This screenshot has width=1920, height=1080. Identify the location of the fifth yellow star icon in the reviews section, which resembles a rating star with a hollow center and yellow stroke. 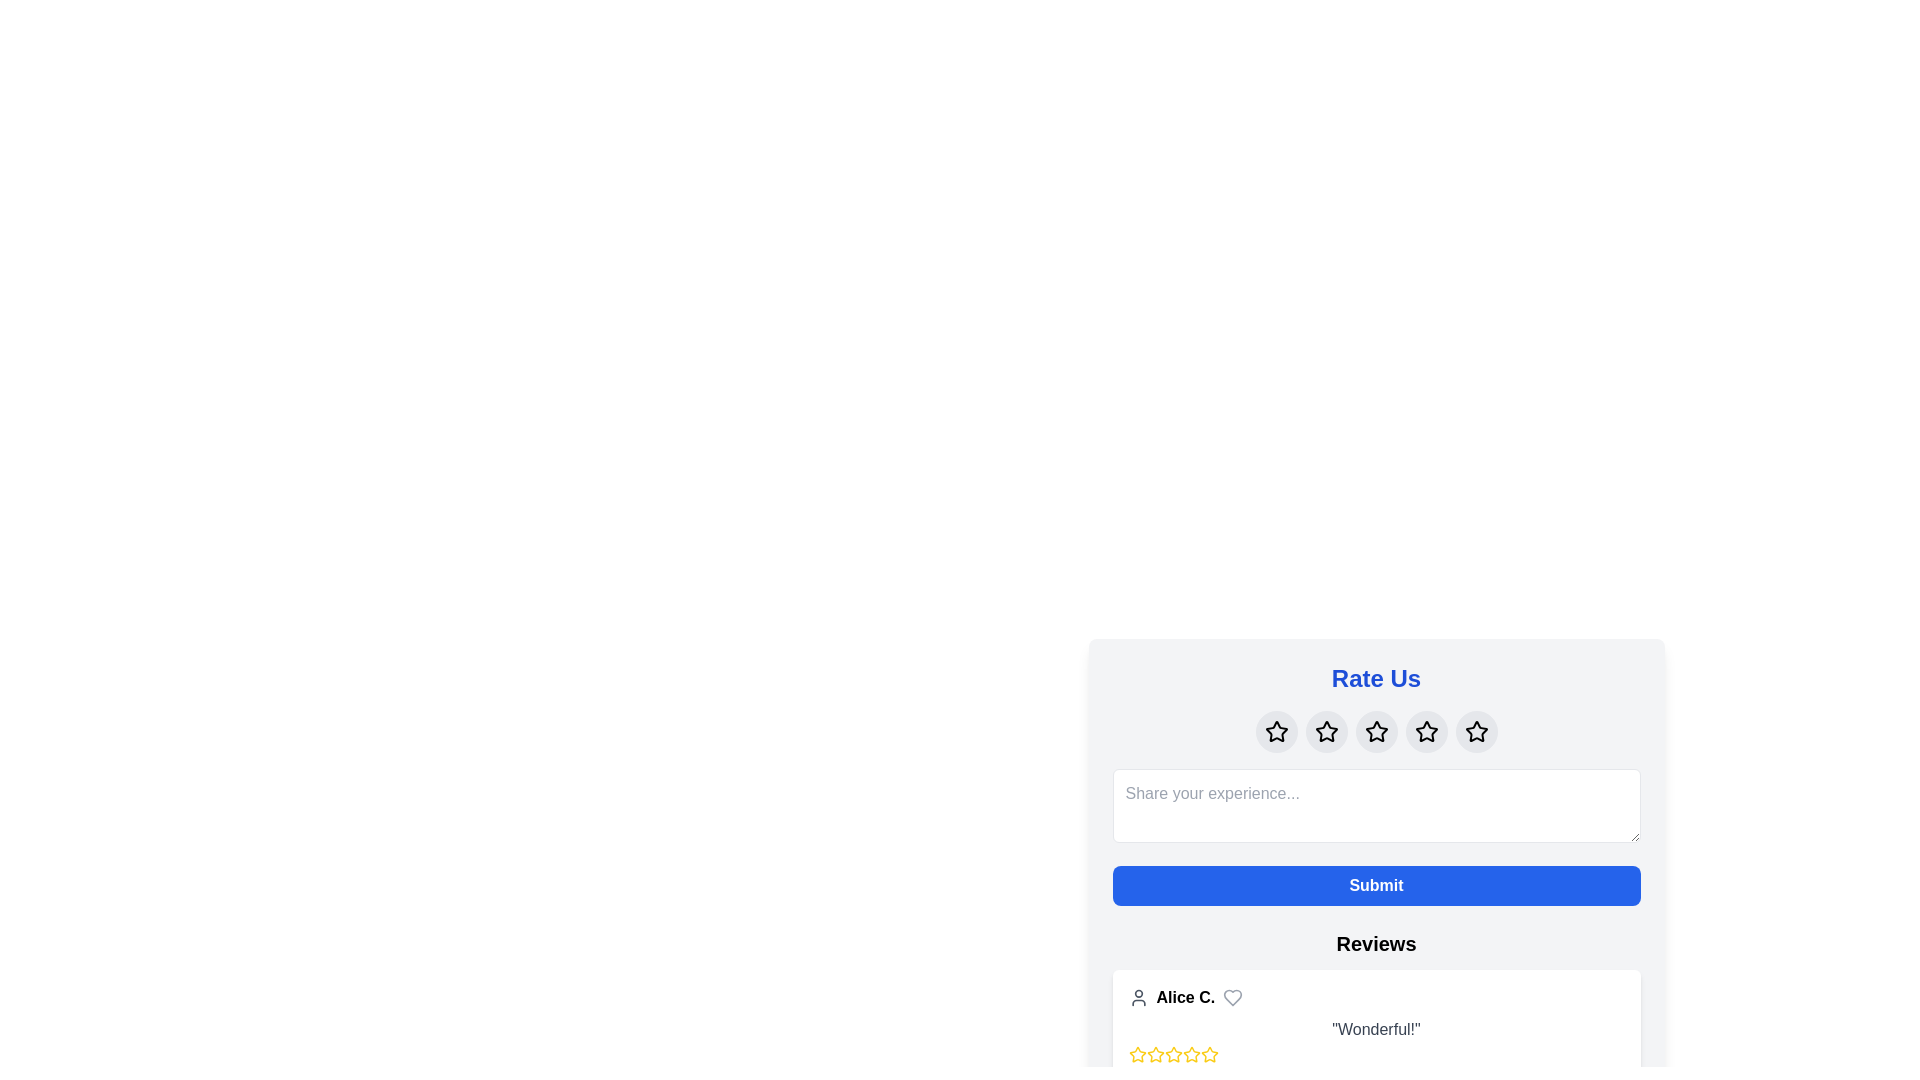
(1191, 1054).